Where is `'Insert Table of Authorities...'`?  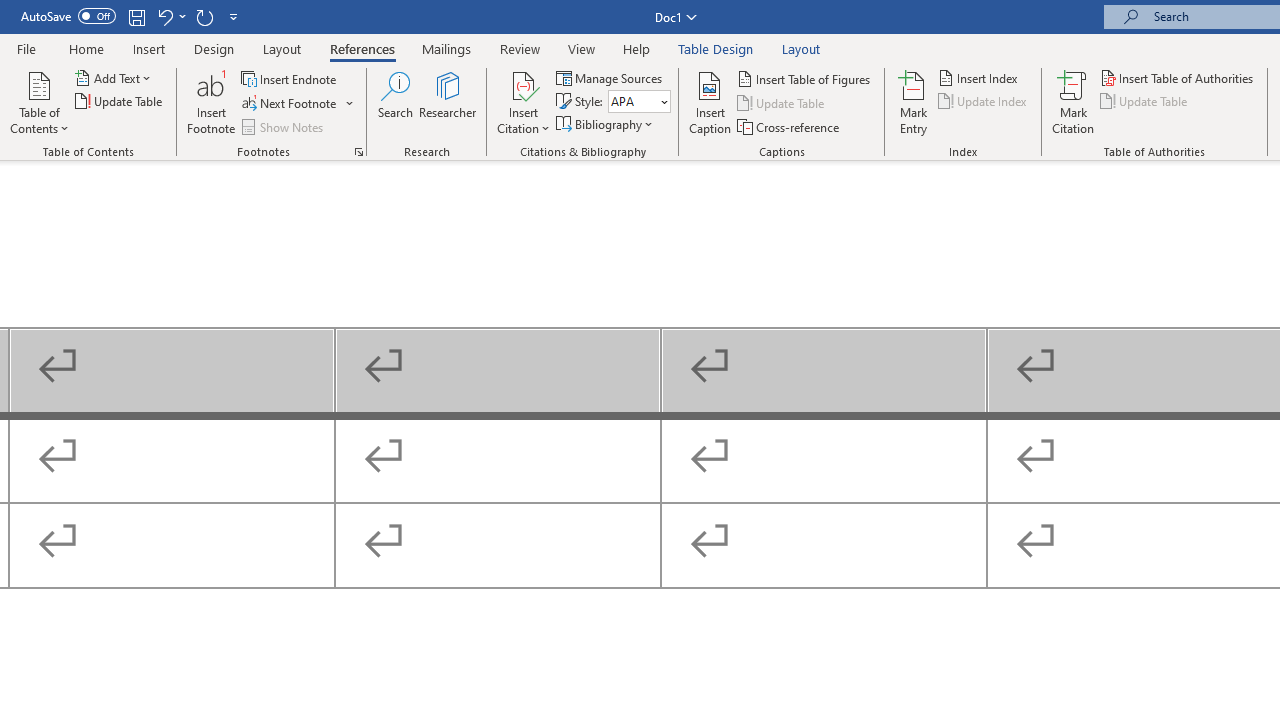 'Insert Table of Authorities...' is located at coordinates (1178, 77).